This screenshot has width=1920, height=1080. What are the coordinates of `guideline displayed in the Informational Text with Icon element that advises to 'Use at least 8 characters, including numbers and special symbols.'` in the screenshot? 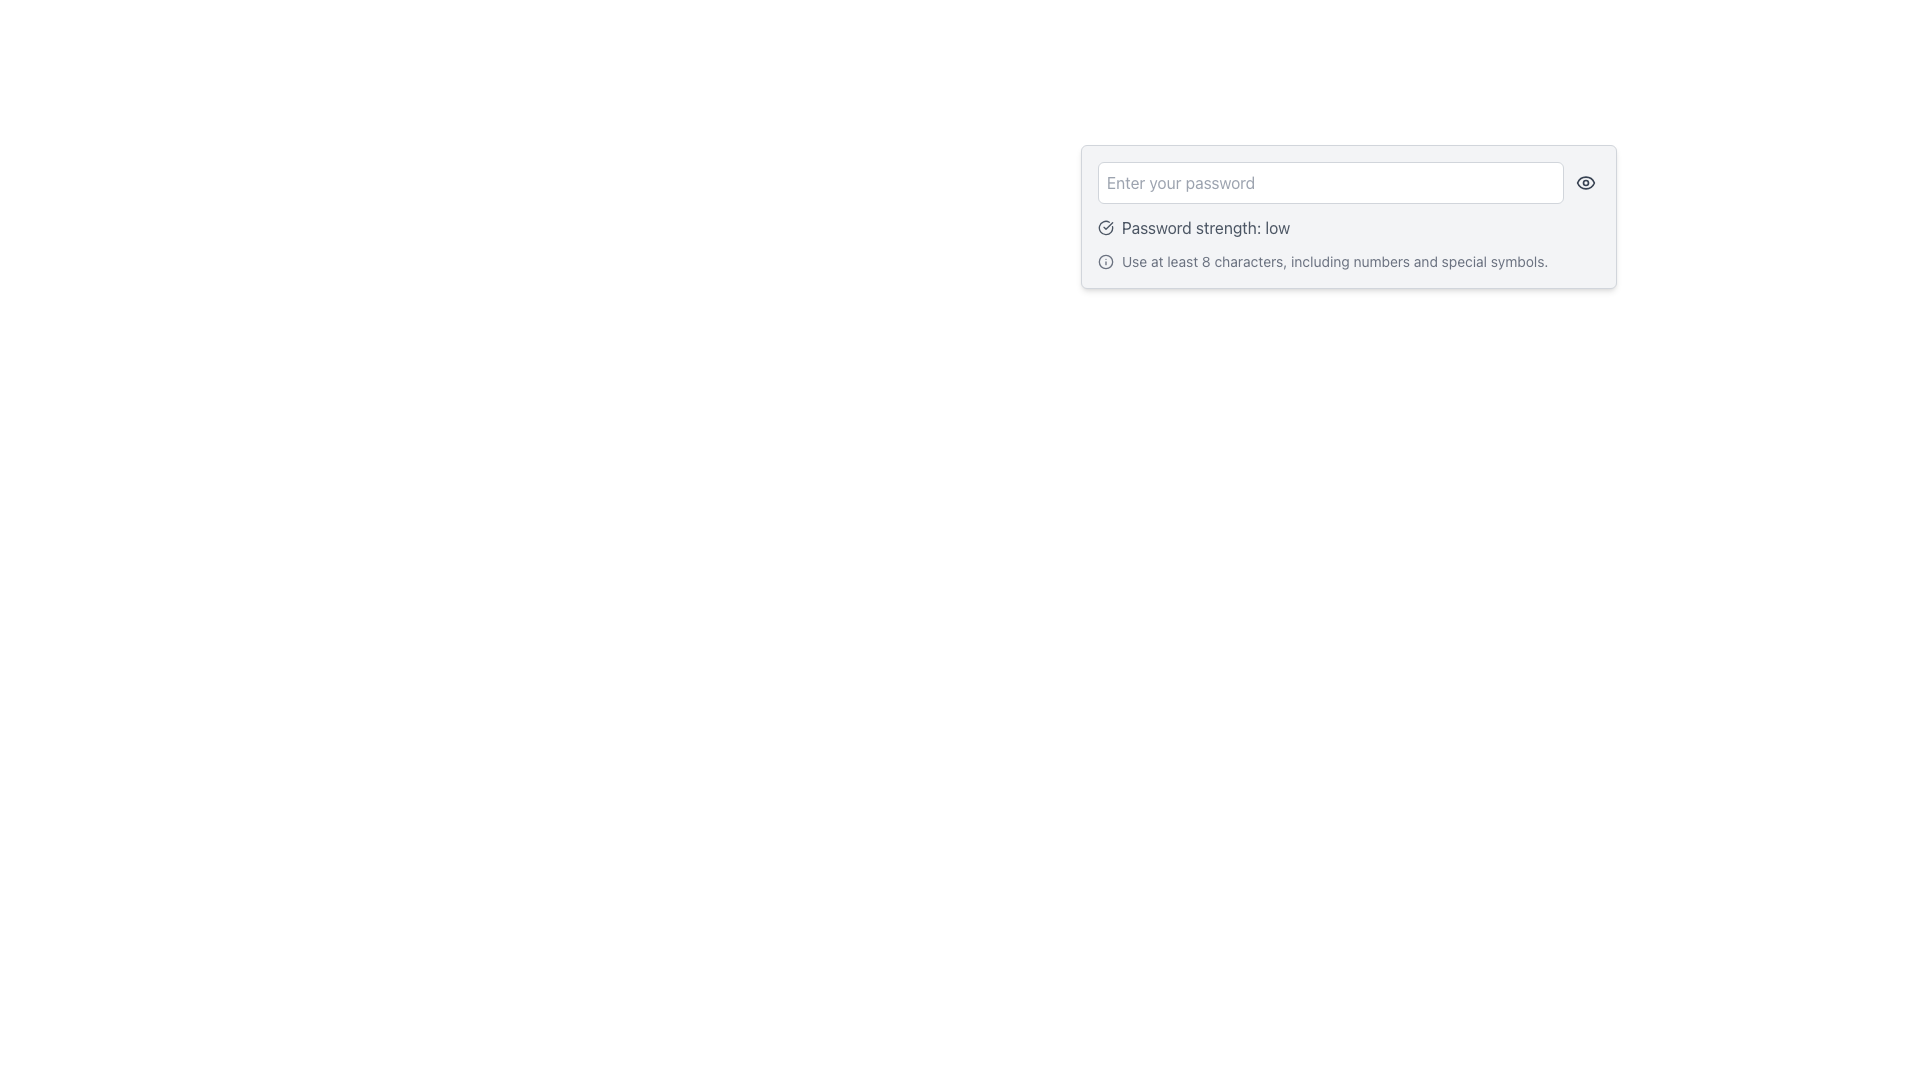 It's located at (1348, 261).